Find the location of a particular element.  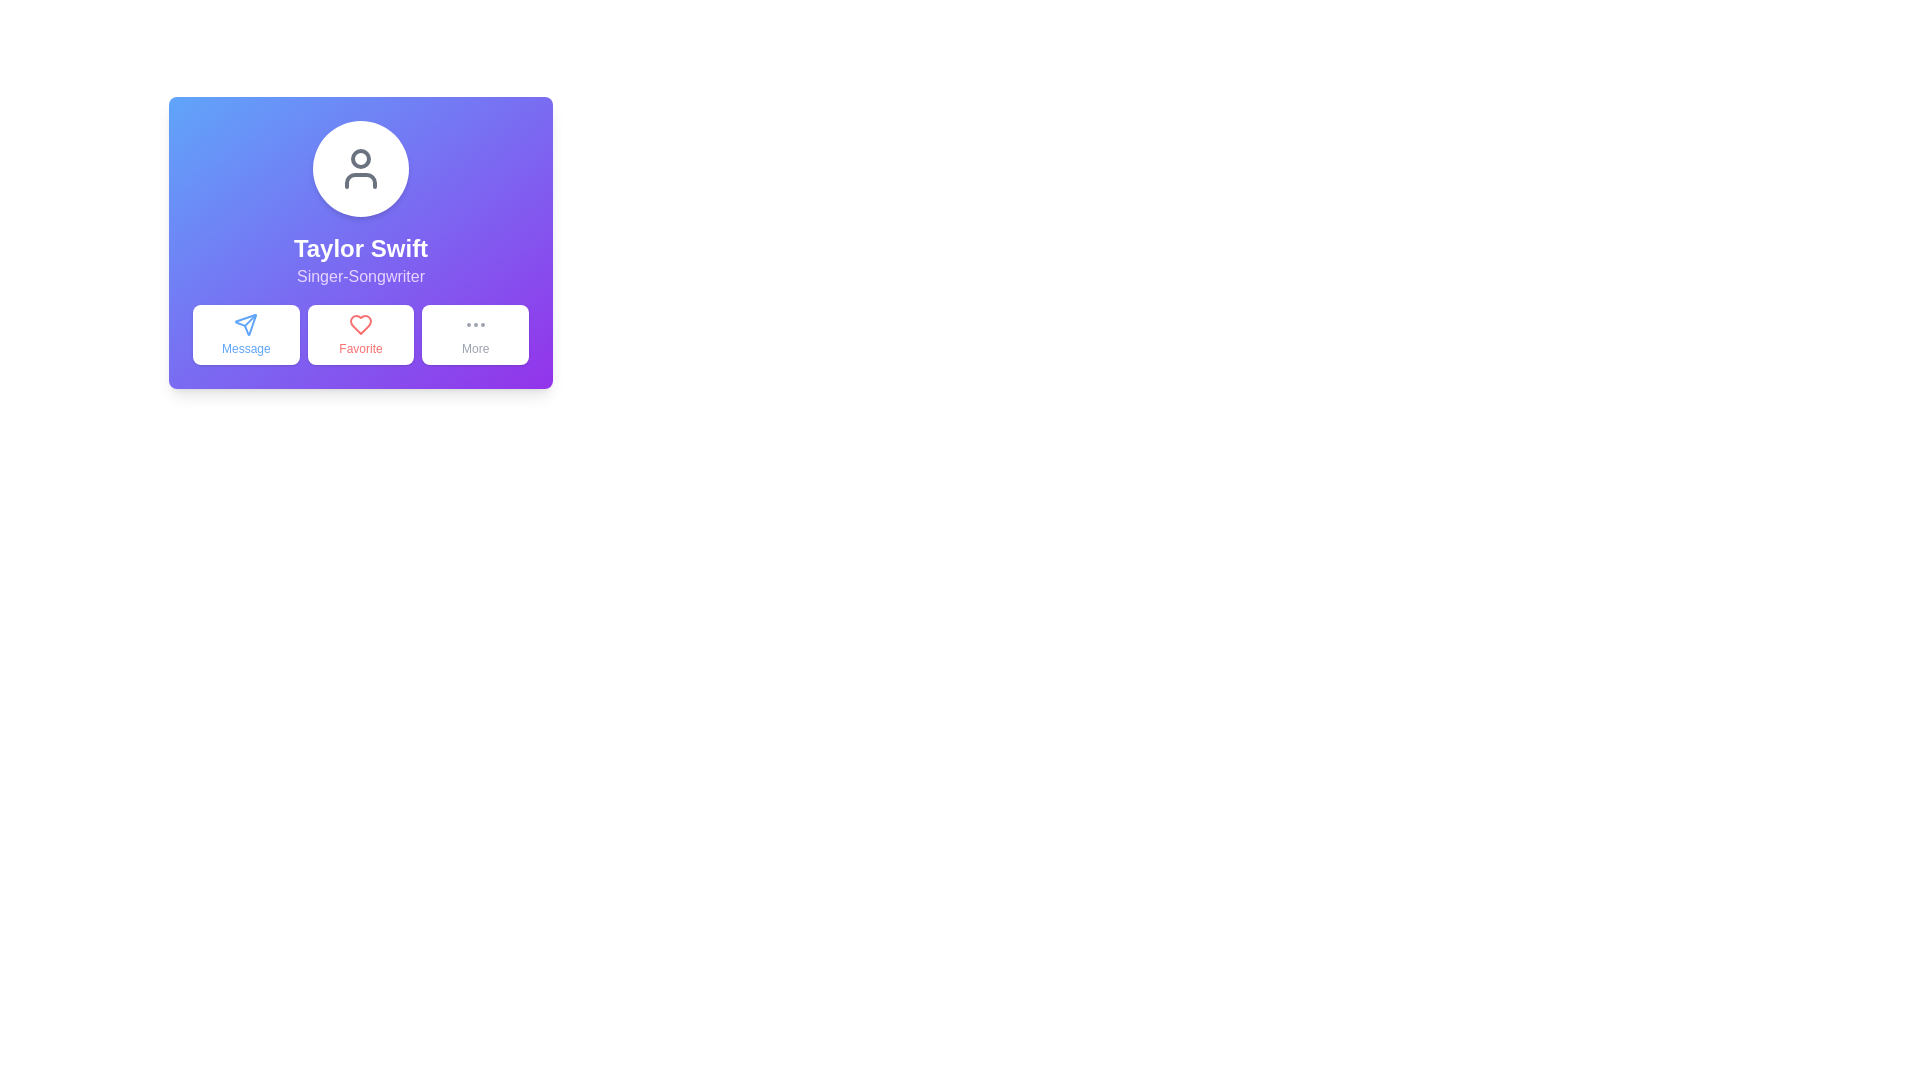

the 'Message' button icon, which represents the action to send a message, located at the bottom of the card-like widget is located at coordinates (245, 323).